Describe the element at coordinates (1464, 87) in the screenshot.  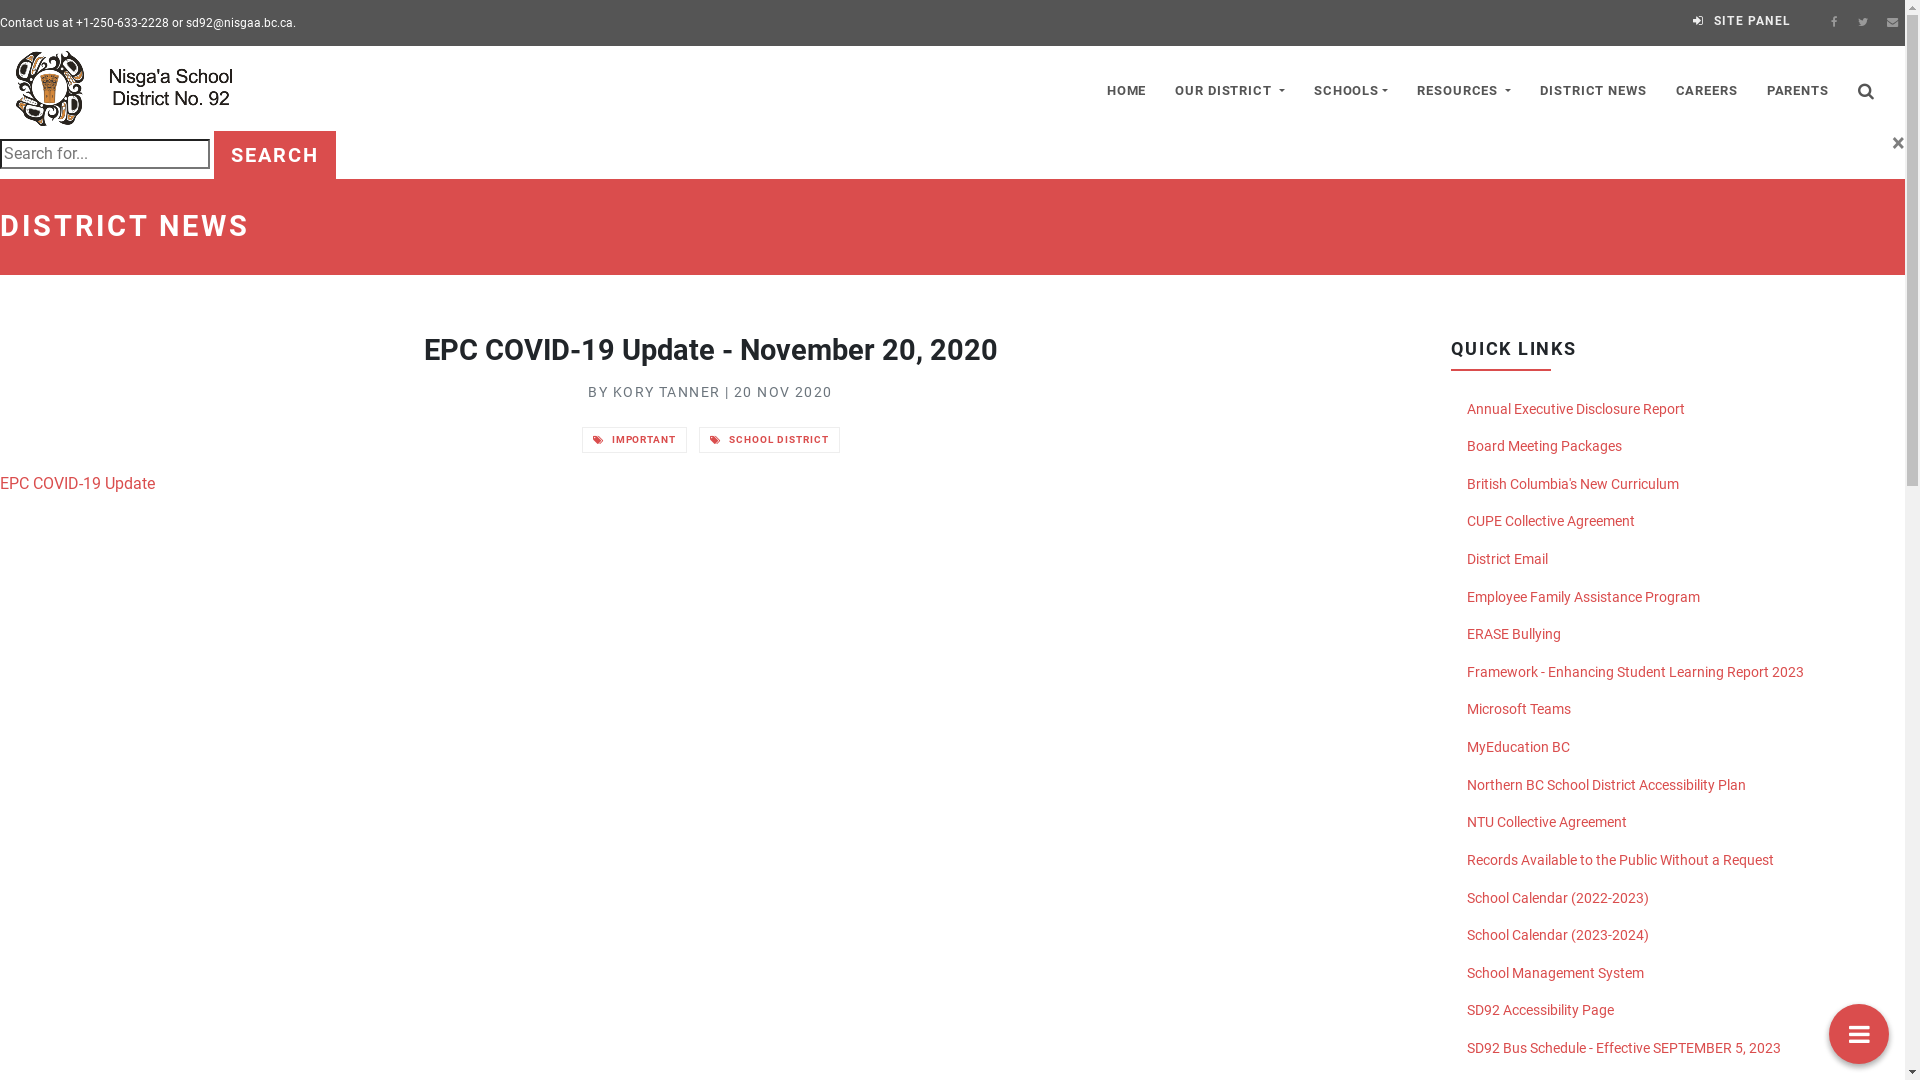
I see `'RESOURCES'` at that location.